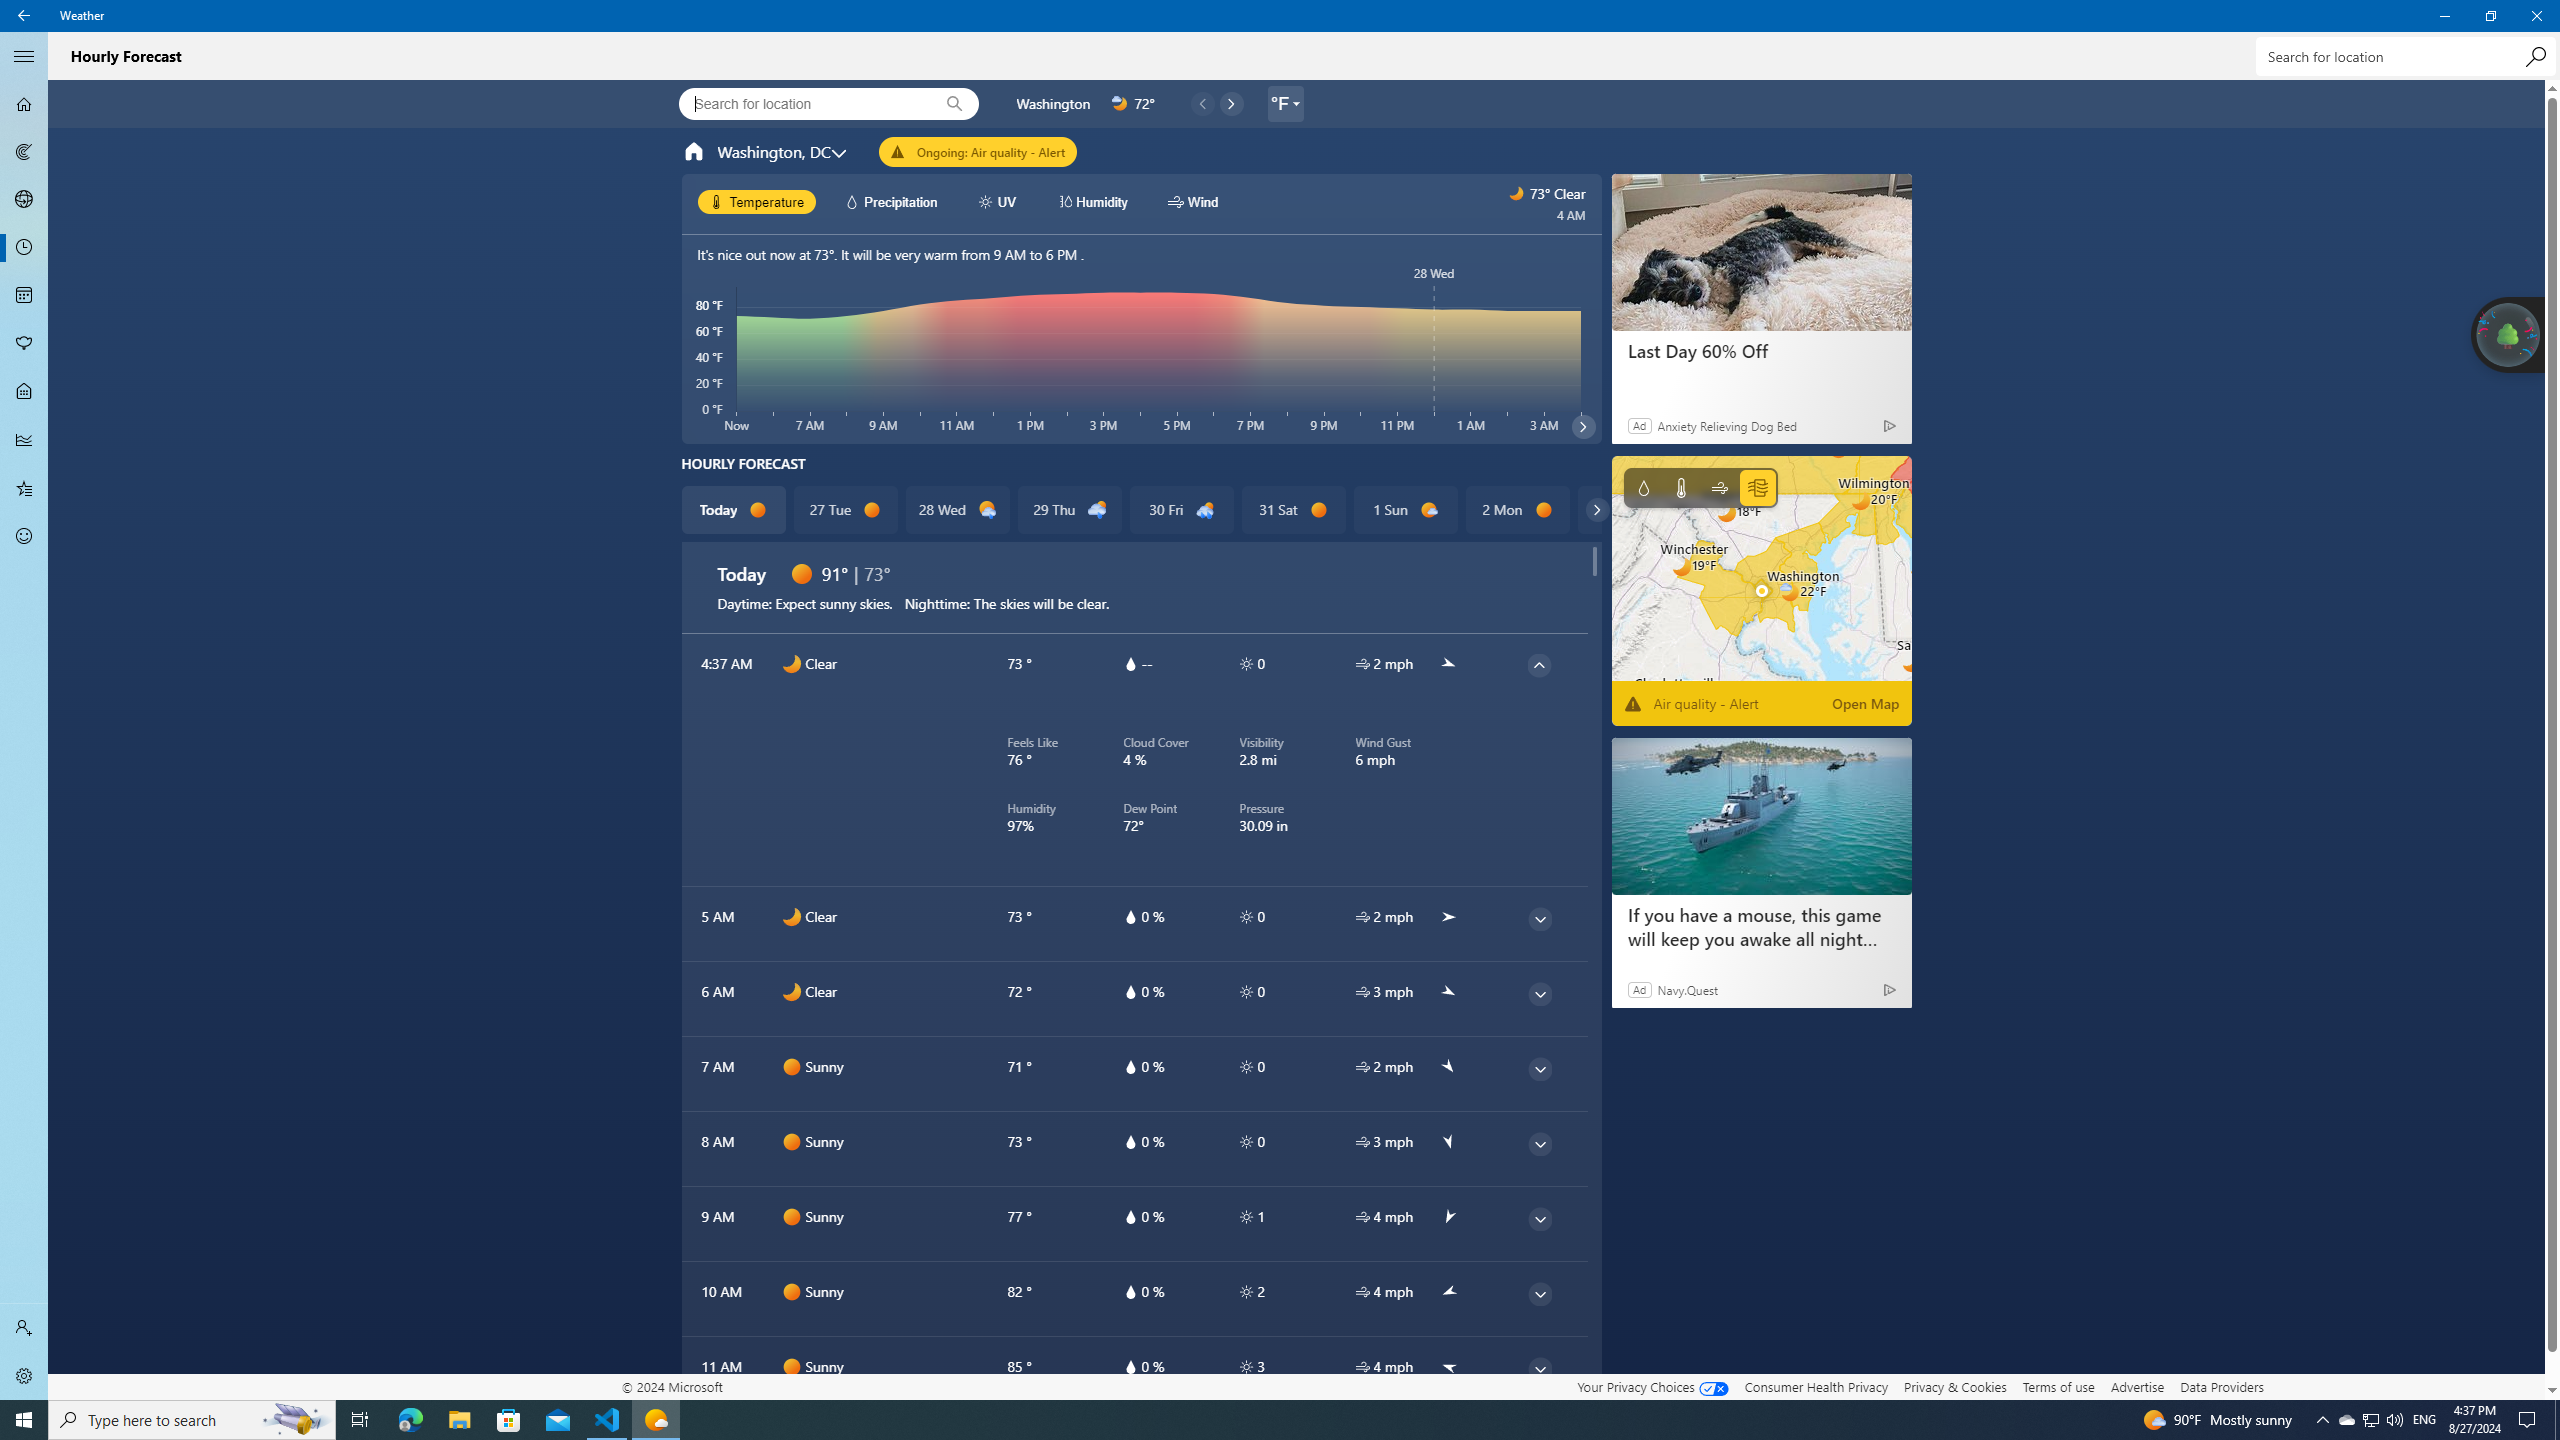  I want to click on 'Visual Studio Code - 1 running window', so click(607, 1418).